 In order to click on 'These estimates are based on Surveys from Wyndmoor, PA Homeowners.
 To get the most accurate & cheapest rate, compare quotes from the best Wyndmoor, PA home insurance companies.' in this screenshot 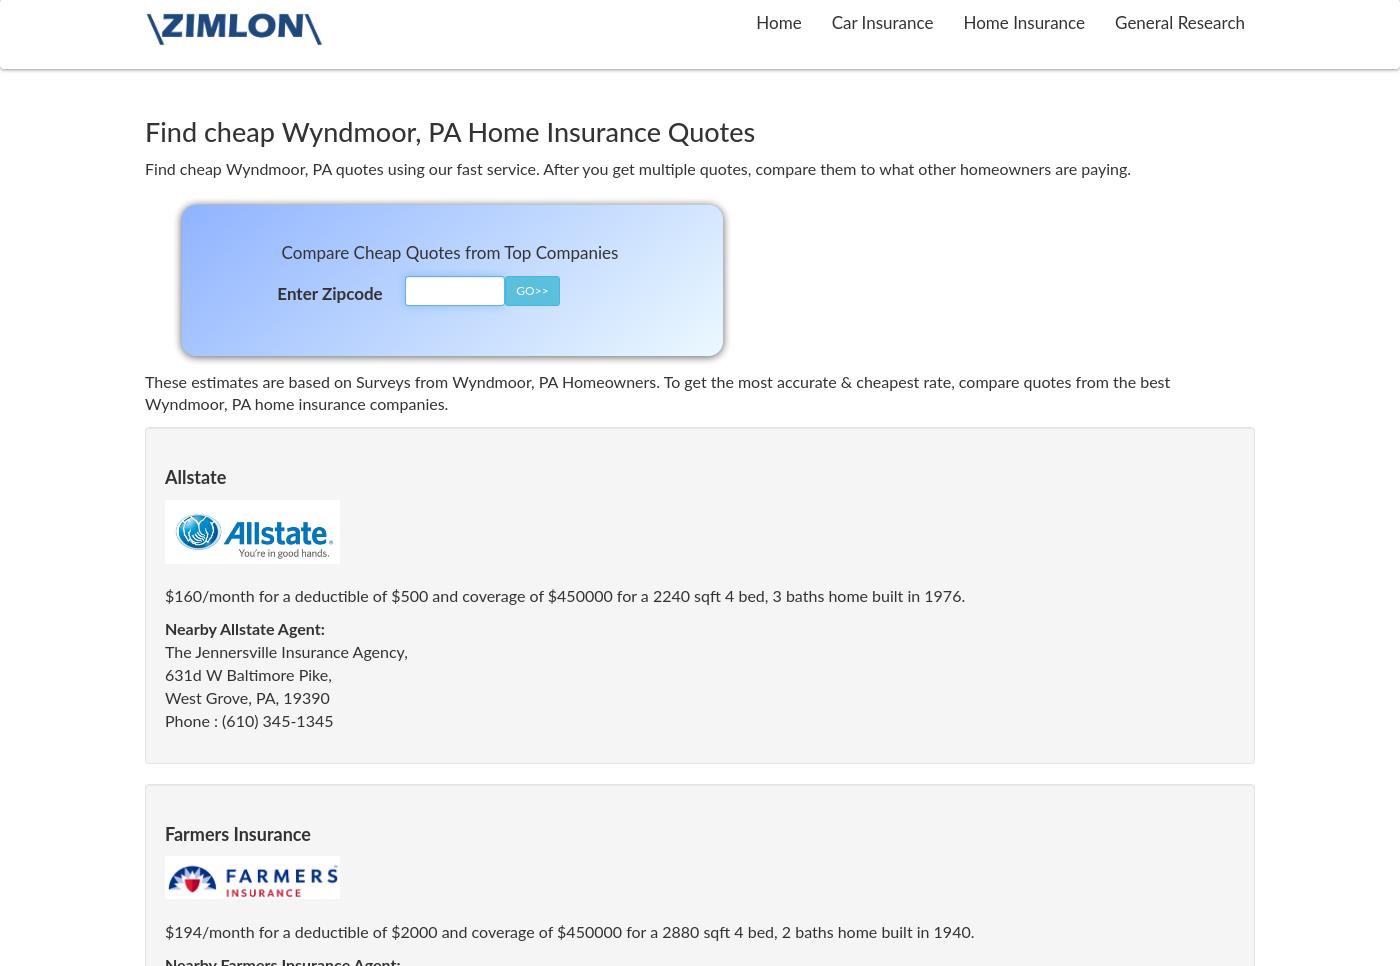, I will do `click(657, 393)`.